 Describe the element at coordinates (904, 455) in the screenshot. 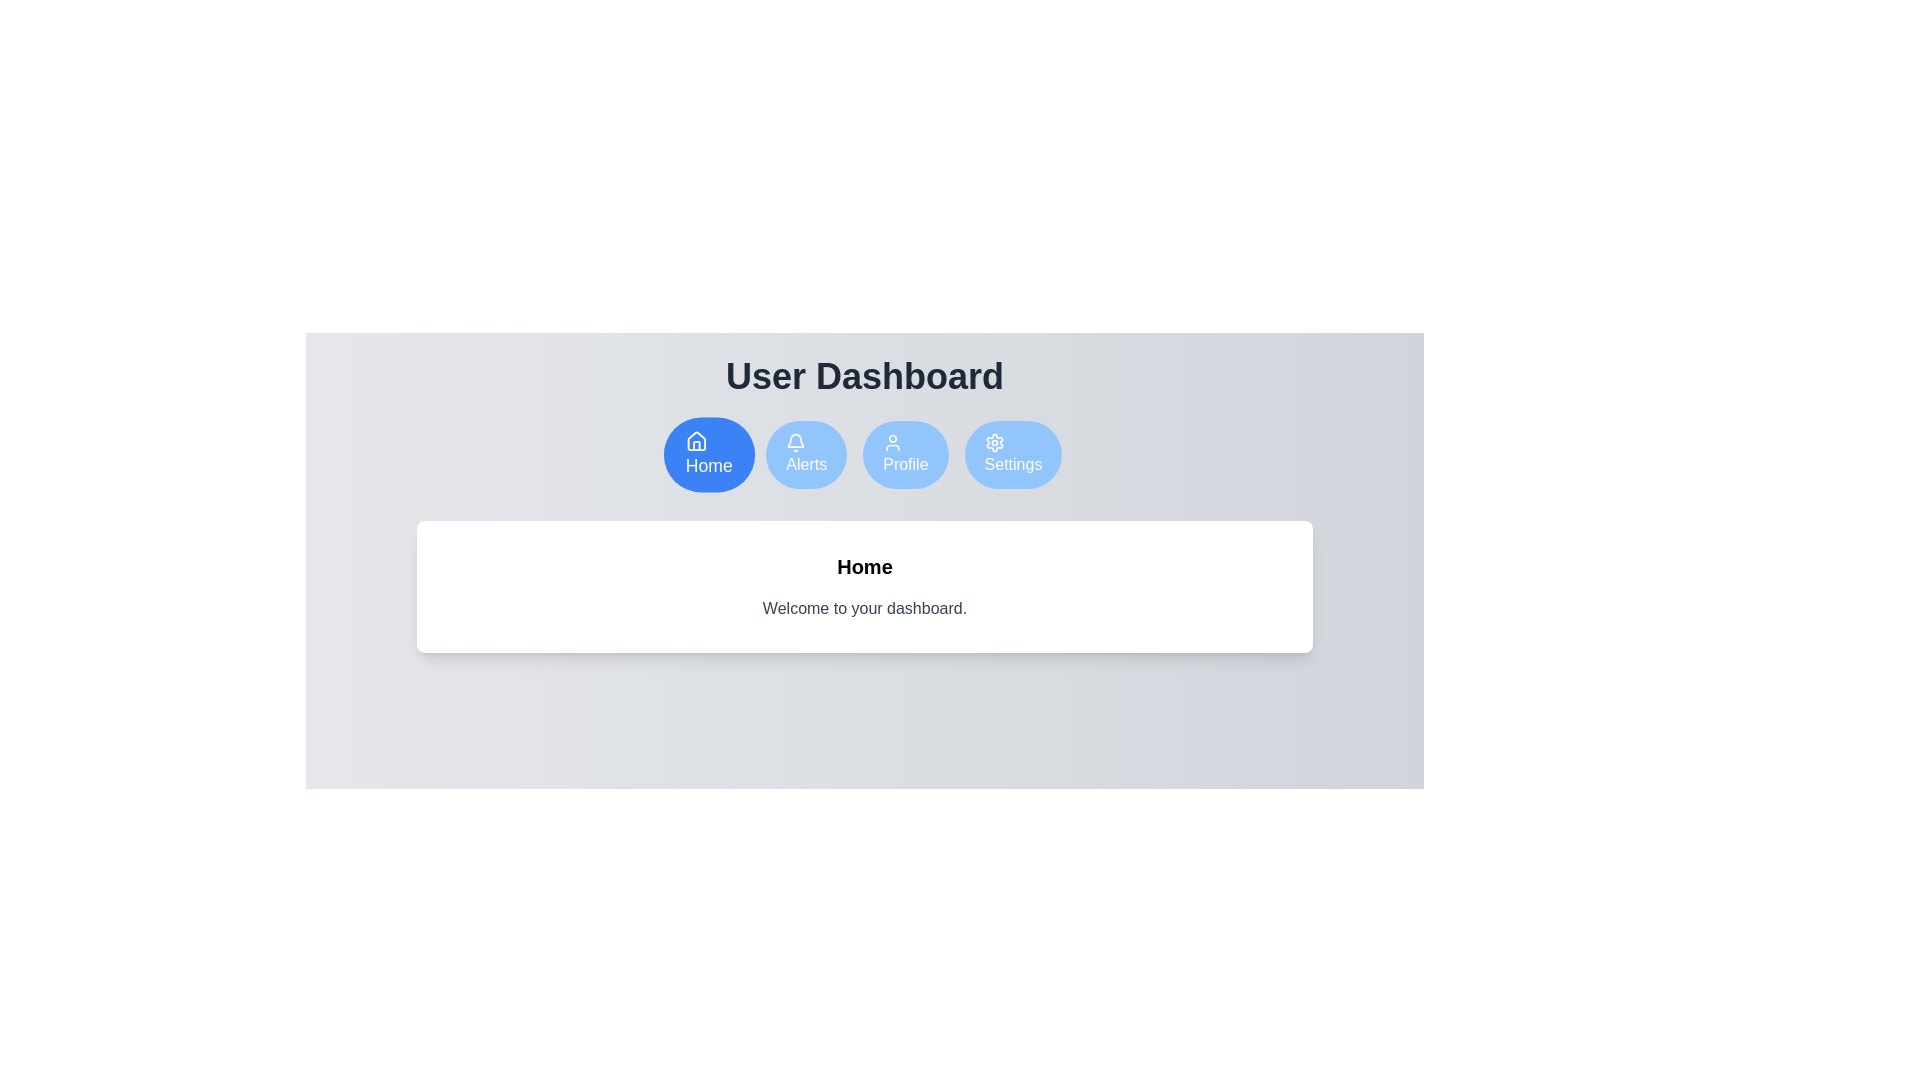

I see `the Profile tab by clicking on the respective button` at that location.